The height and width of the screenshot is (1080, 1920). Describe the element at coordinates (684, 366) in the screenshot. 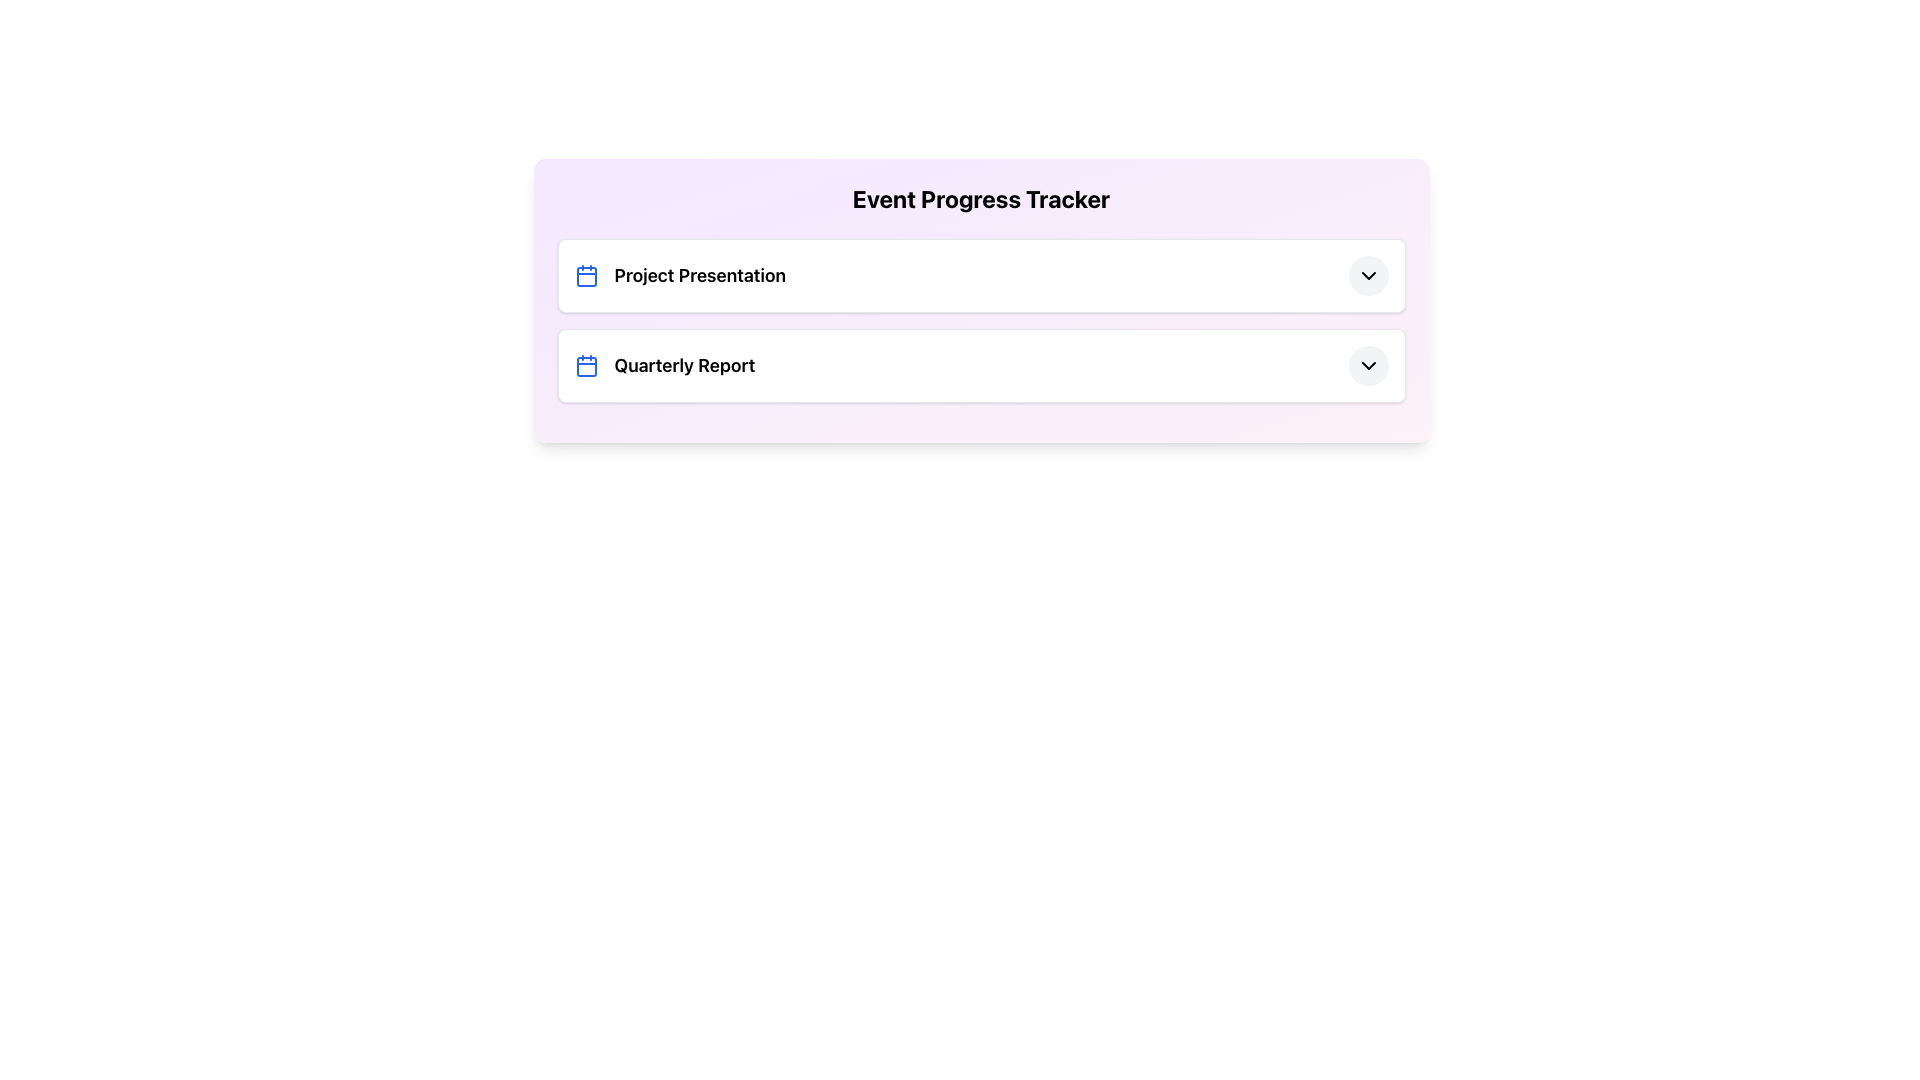

I see `the text label that displays the title for the list item associated with the 'Quarterly Report' in the 'Event Progress Tracker' section` at that location.